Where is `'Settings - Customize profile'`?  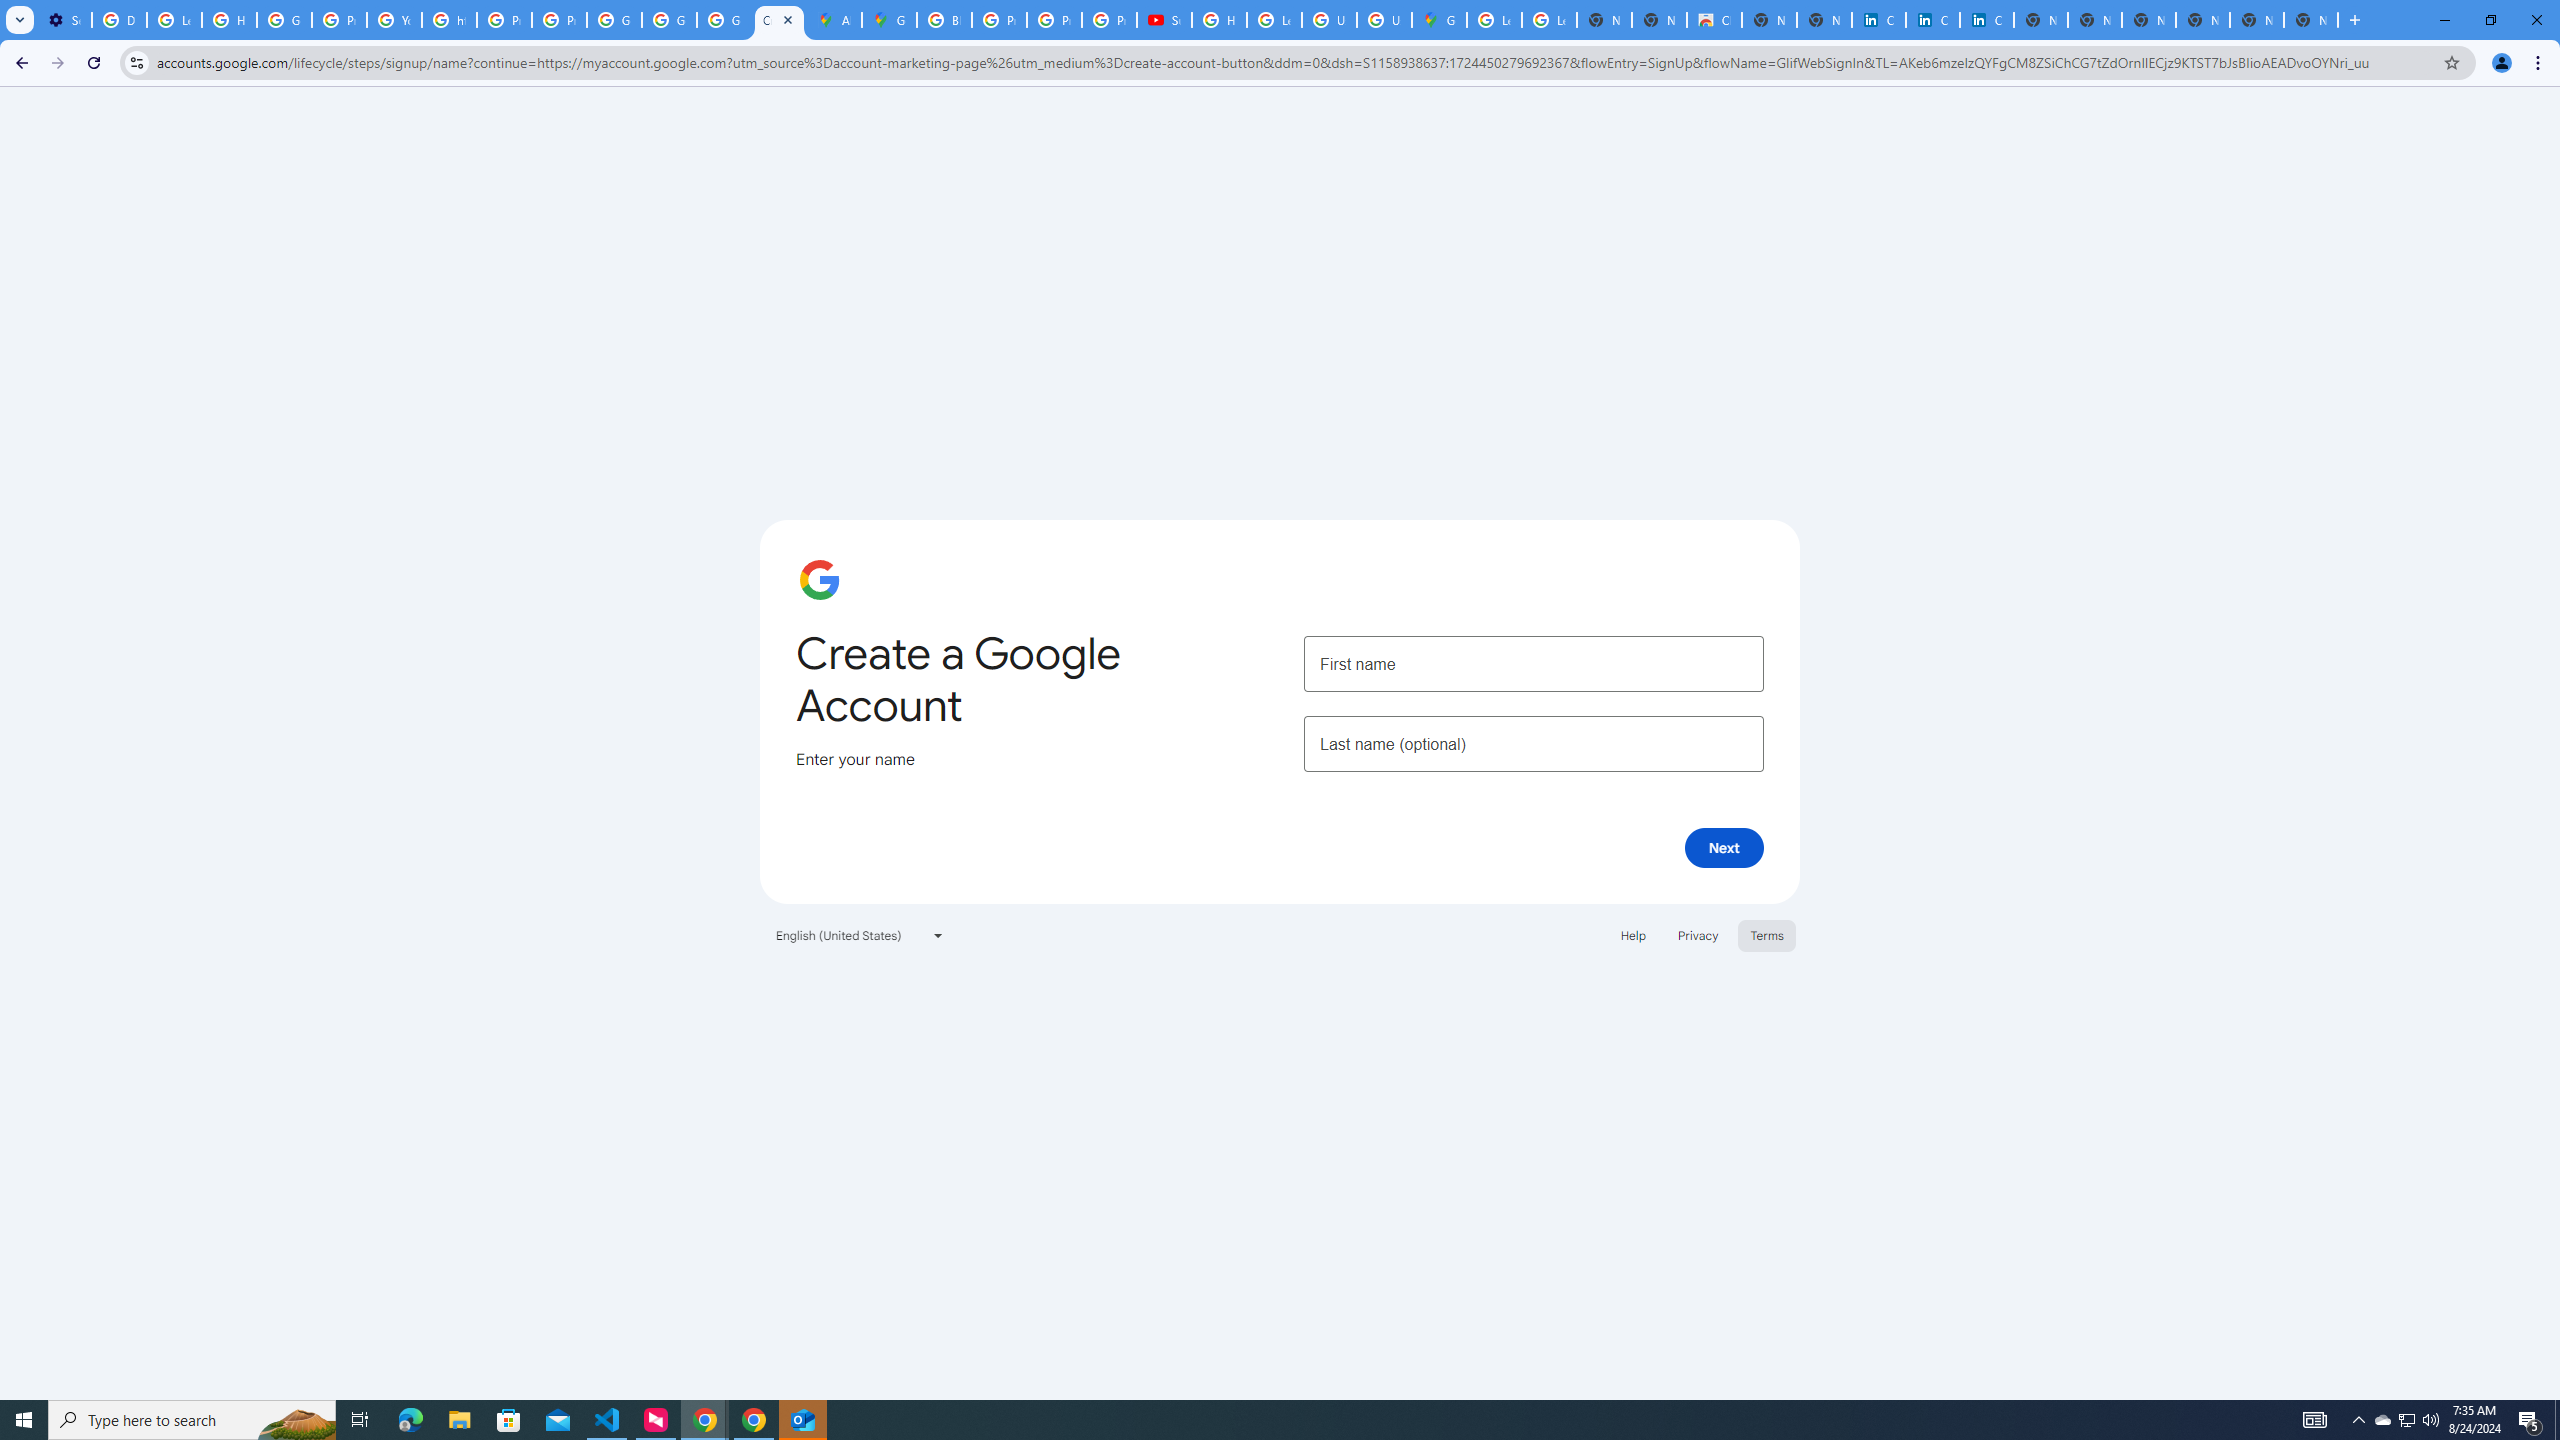 'Settings - Customize profile' is located at coordinates (64, 19).